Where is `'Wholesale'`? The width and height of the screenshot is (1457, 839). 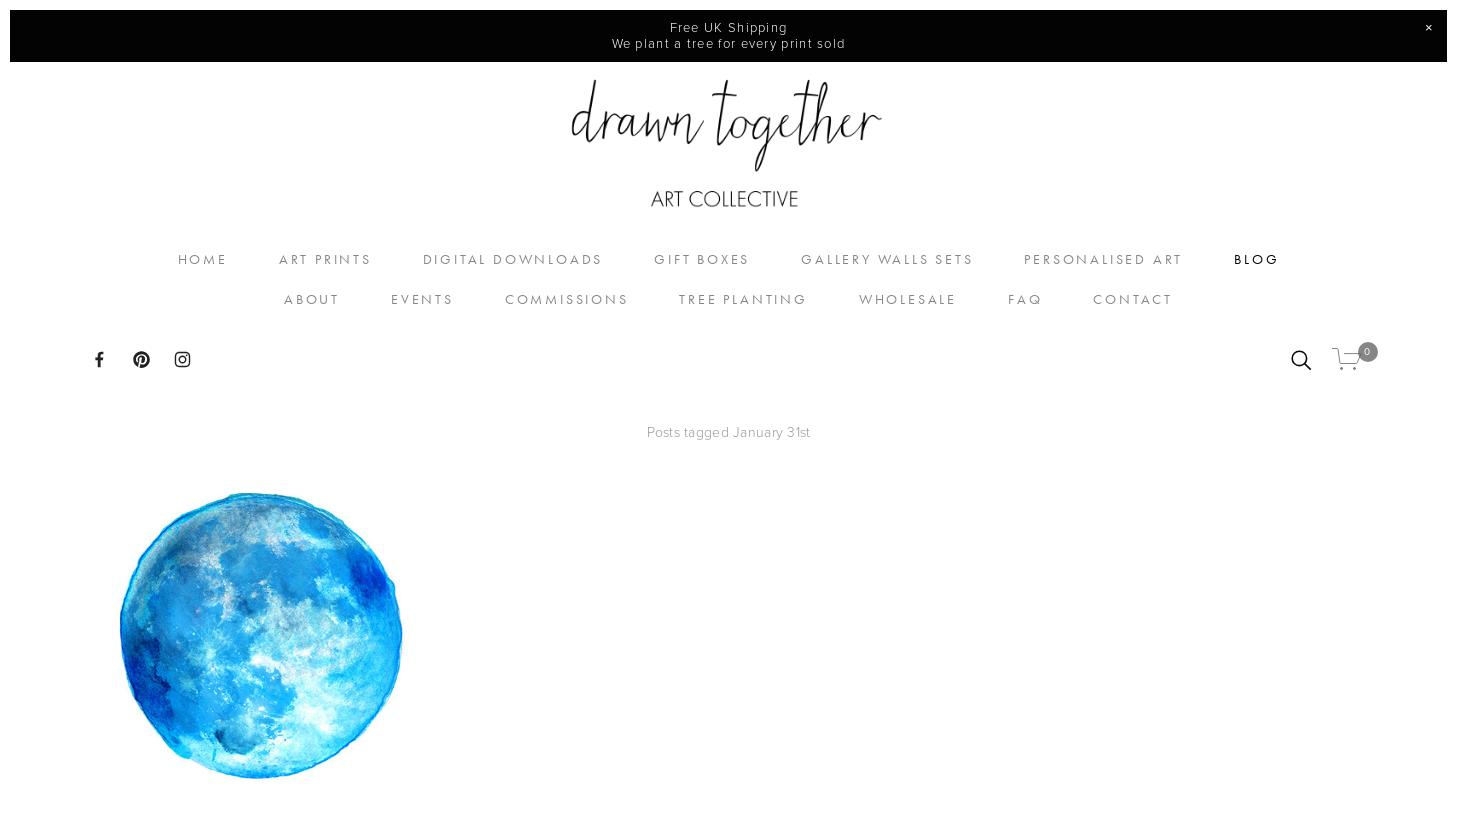
'Wholesale' is located at coordinates (907, 299).